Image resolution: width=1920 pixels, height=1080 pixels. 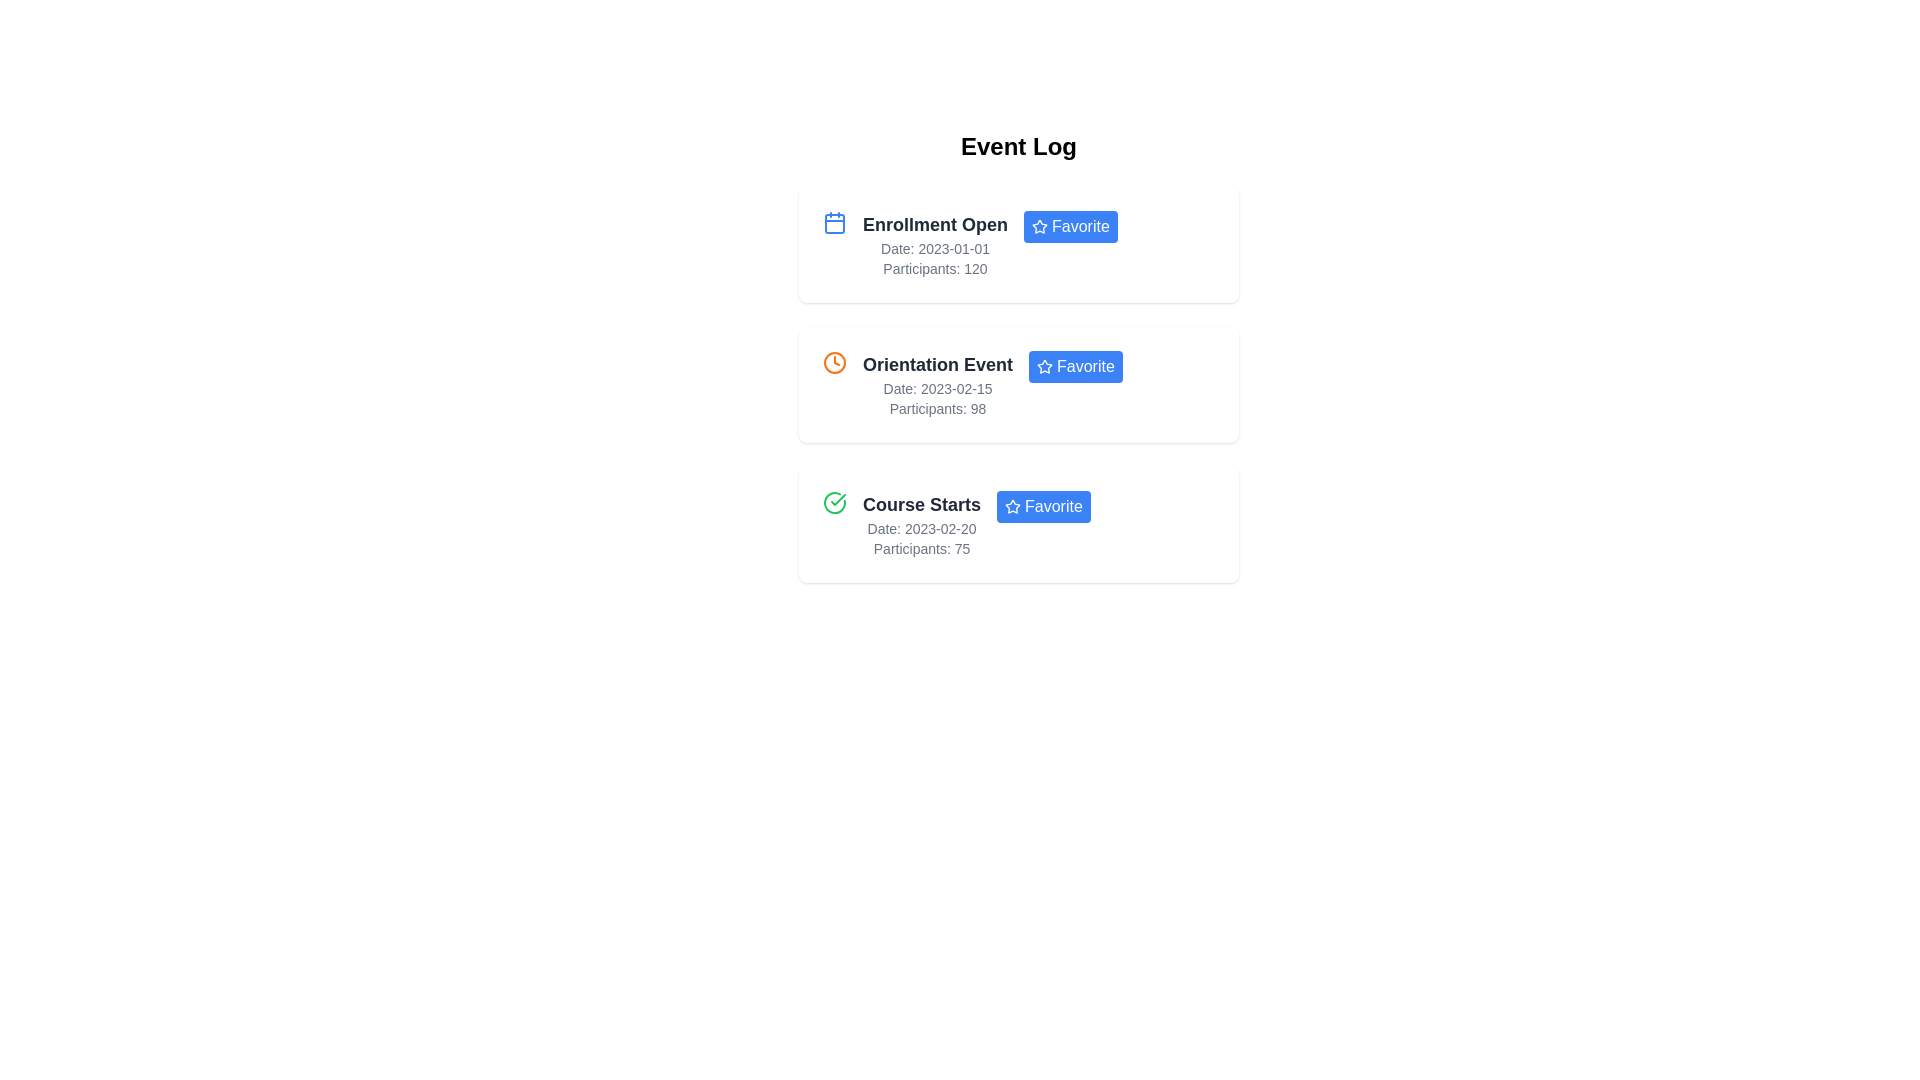 What do you see at coordinates (835, 223) in the screenshot?
I see `the icon located in the top-left corner of the 'Enrollment Open' card, which serves as an identification symbol for the event` at bounding box center [835, 223].